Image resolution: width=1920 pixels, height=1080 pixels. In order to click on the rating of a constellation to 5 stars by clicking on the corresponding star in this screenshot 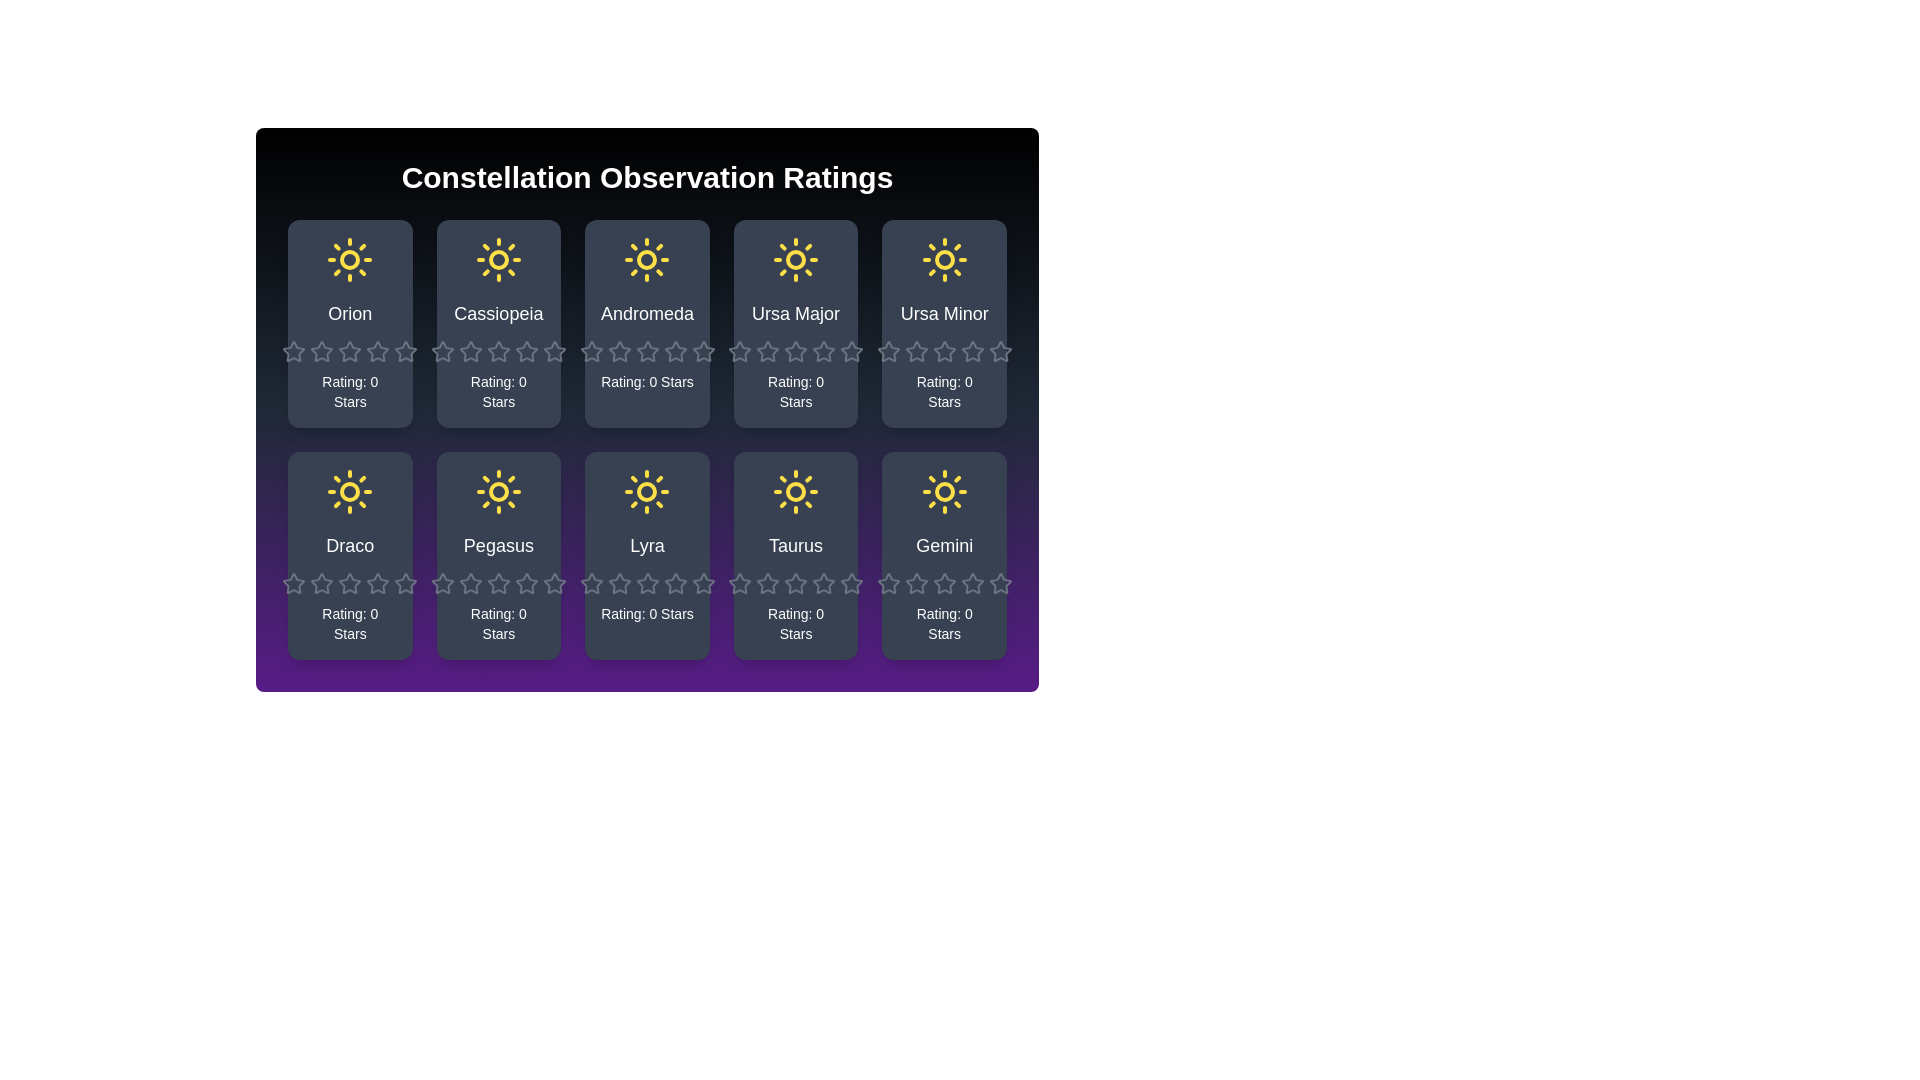, I will do `click(394, 338)`.